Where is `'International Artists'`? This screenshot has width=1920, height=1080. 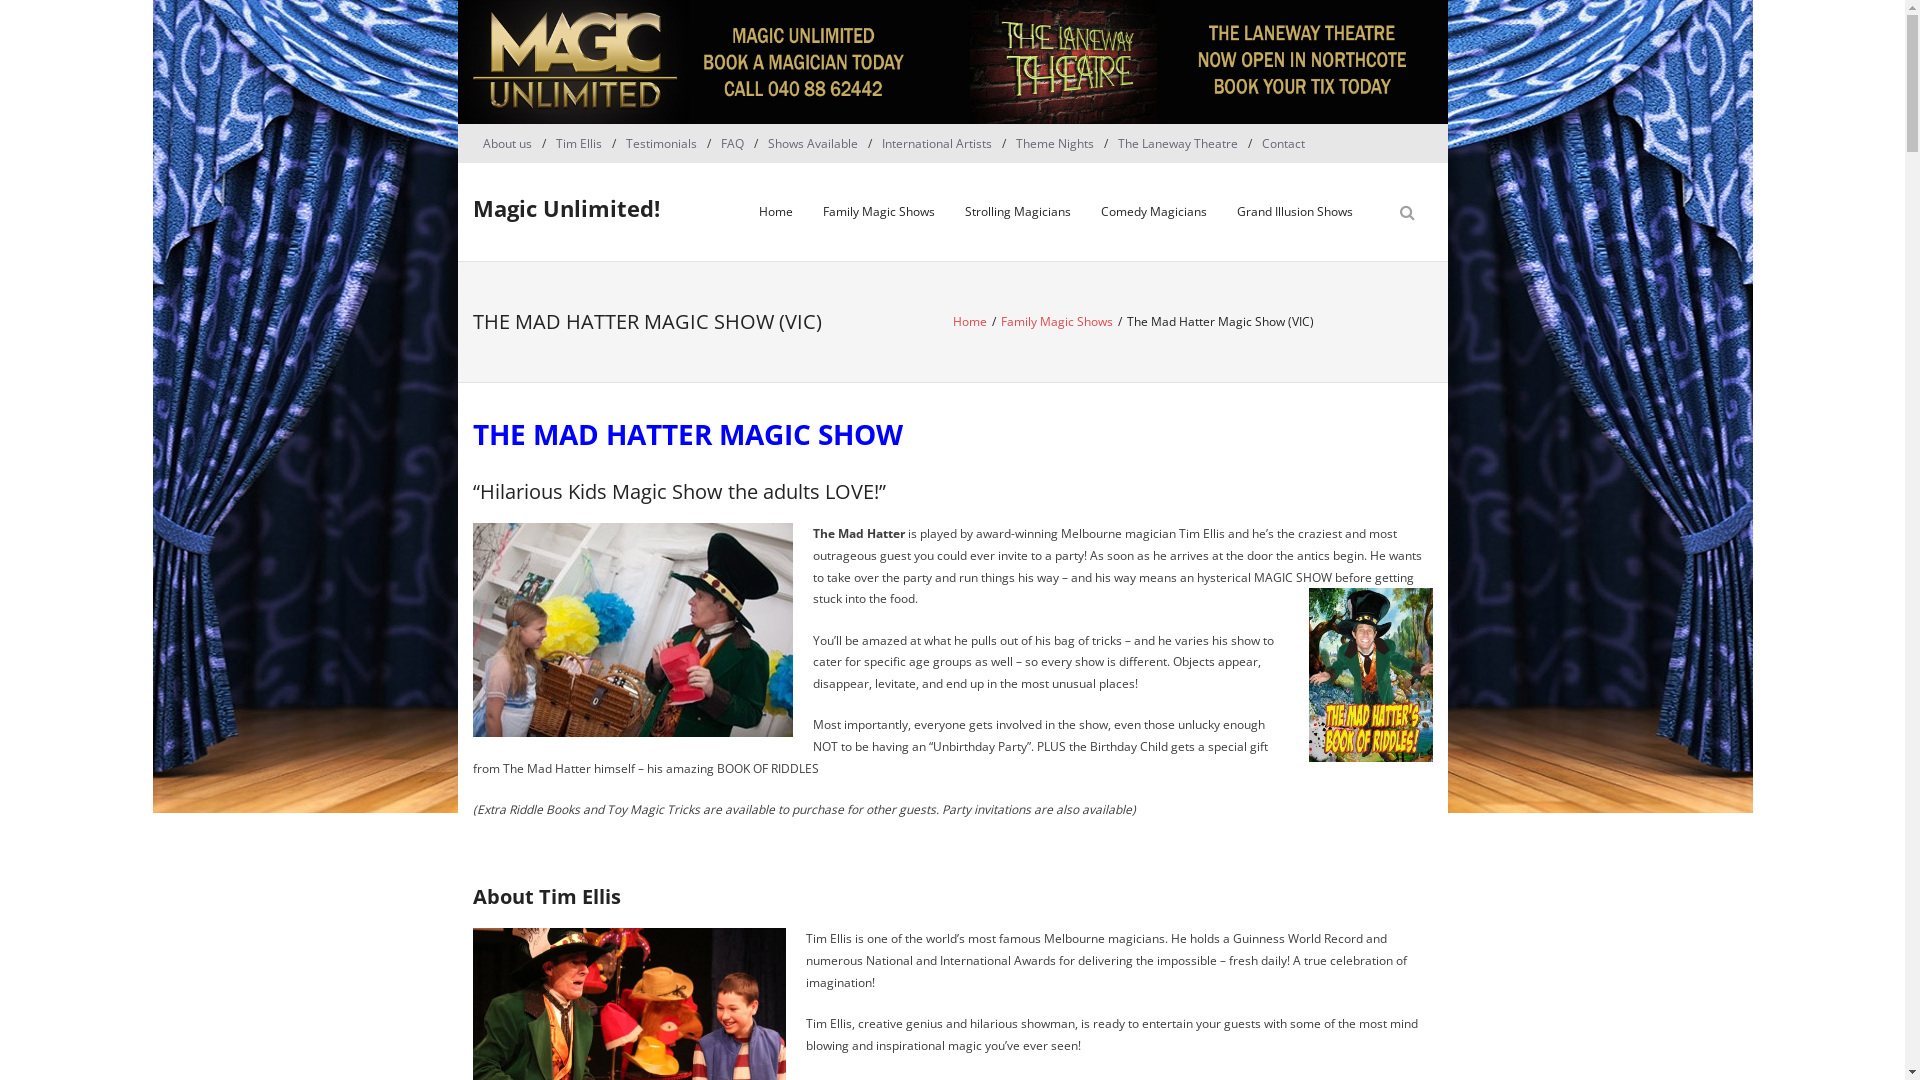
'International Artists' is located at coordinates (935, 142).